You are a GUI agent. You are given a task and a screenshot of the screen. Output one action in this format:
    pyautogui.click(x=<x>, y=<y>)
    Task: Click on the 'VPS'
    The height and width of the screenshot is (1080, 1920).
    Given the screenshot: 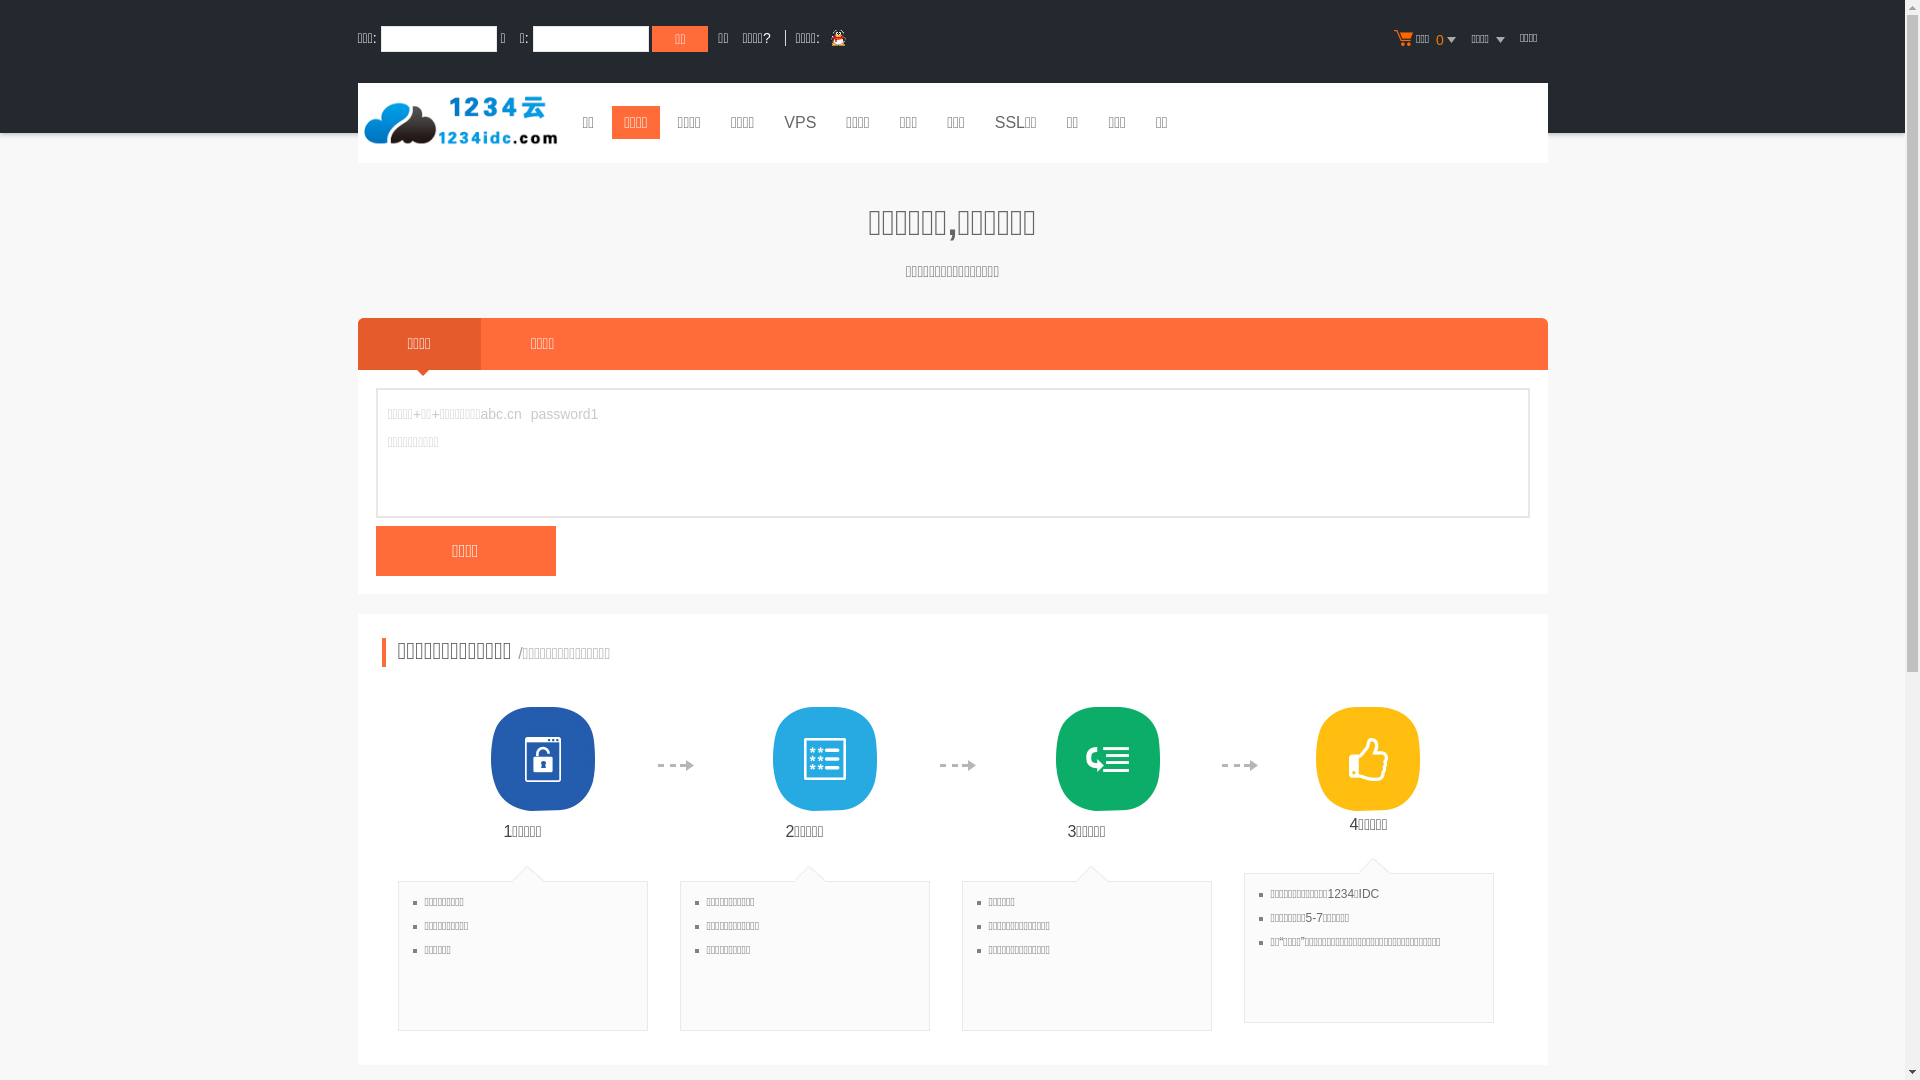 What is the action you would take?
    pyautogui.click(x=771, y=124)
    